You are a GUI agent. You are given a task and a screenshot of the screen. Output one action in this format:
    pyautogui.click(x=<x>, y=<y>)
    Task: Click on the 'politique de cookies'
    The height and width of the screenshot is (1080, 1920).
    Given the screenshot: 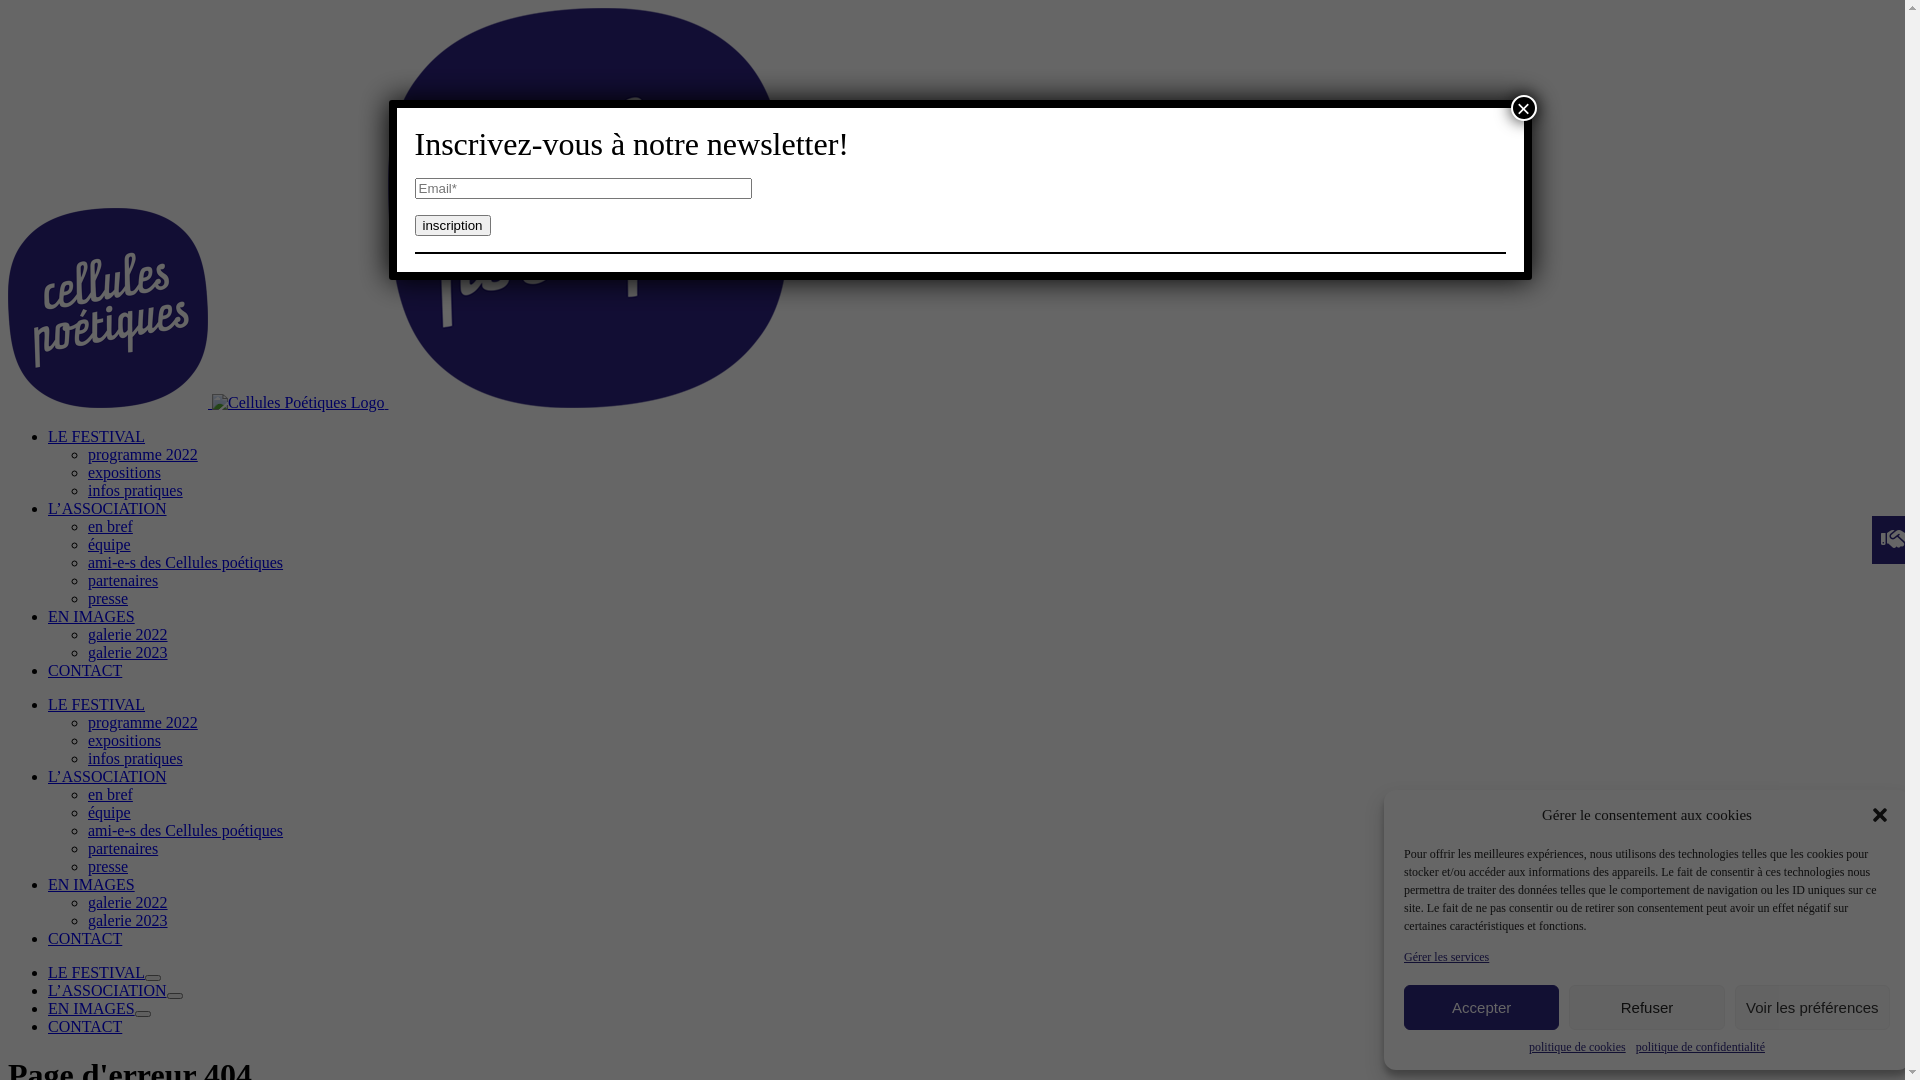 What is the action you would take?
    pyautogui.click(x=1528, y=1046)
    